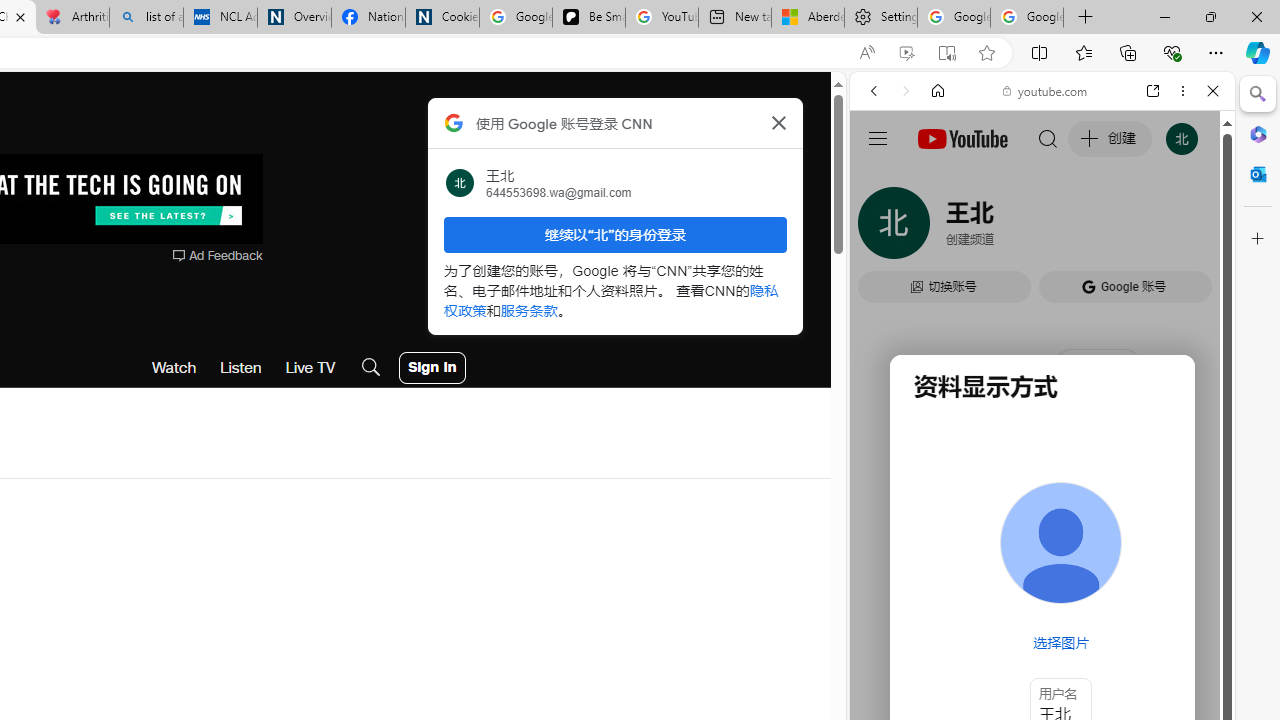 The image size is (1280, 720). Describe the element at coordinates (905, 52) in the screenshot. I see `'Enhance video'` at that location.